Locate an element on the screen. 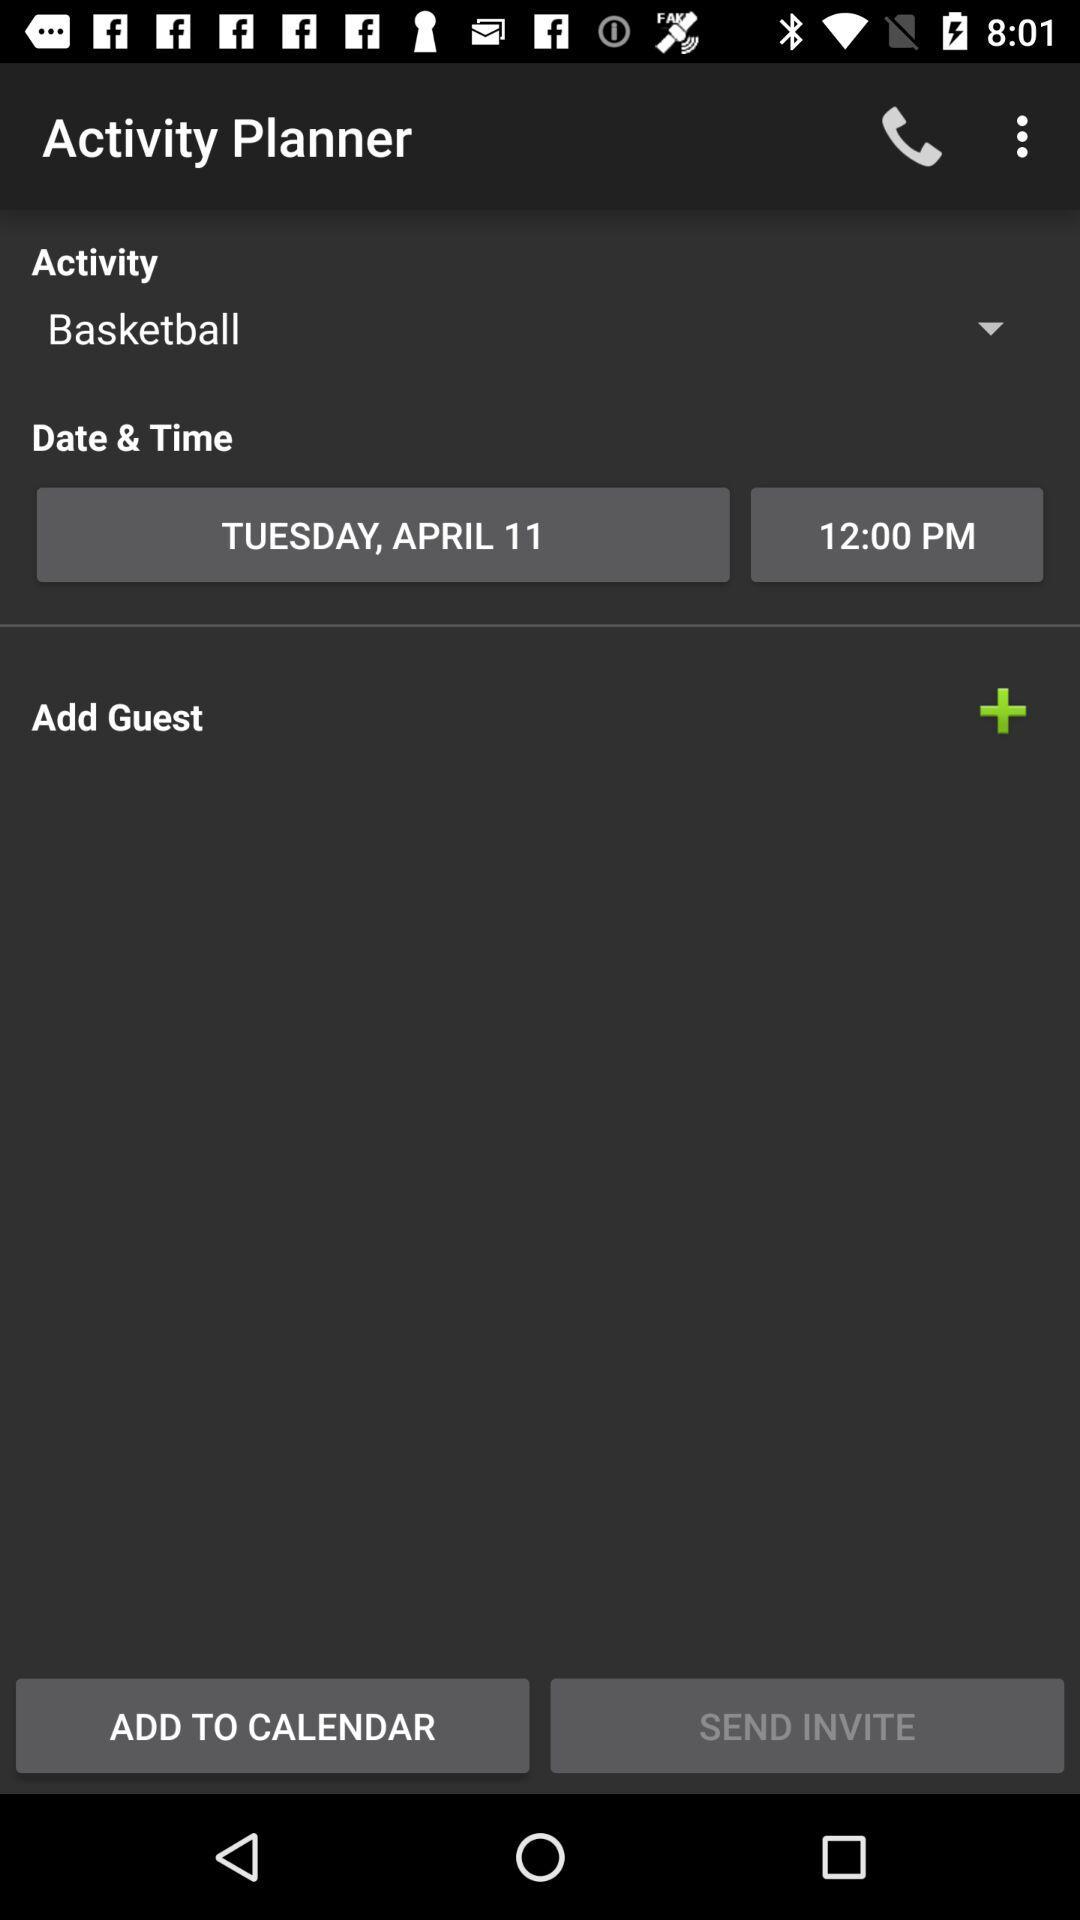 The width and height of the screenshot is (1080, 1920). item next to the add to calendar is located at coordinates (806, 1724).